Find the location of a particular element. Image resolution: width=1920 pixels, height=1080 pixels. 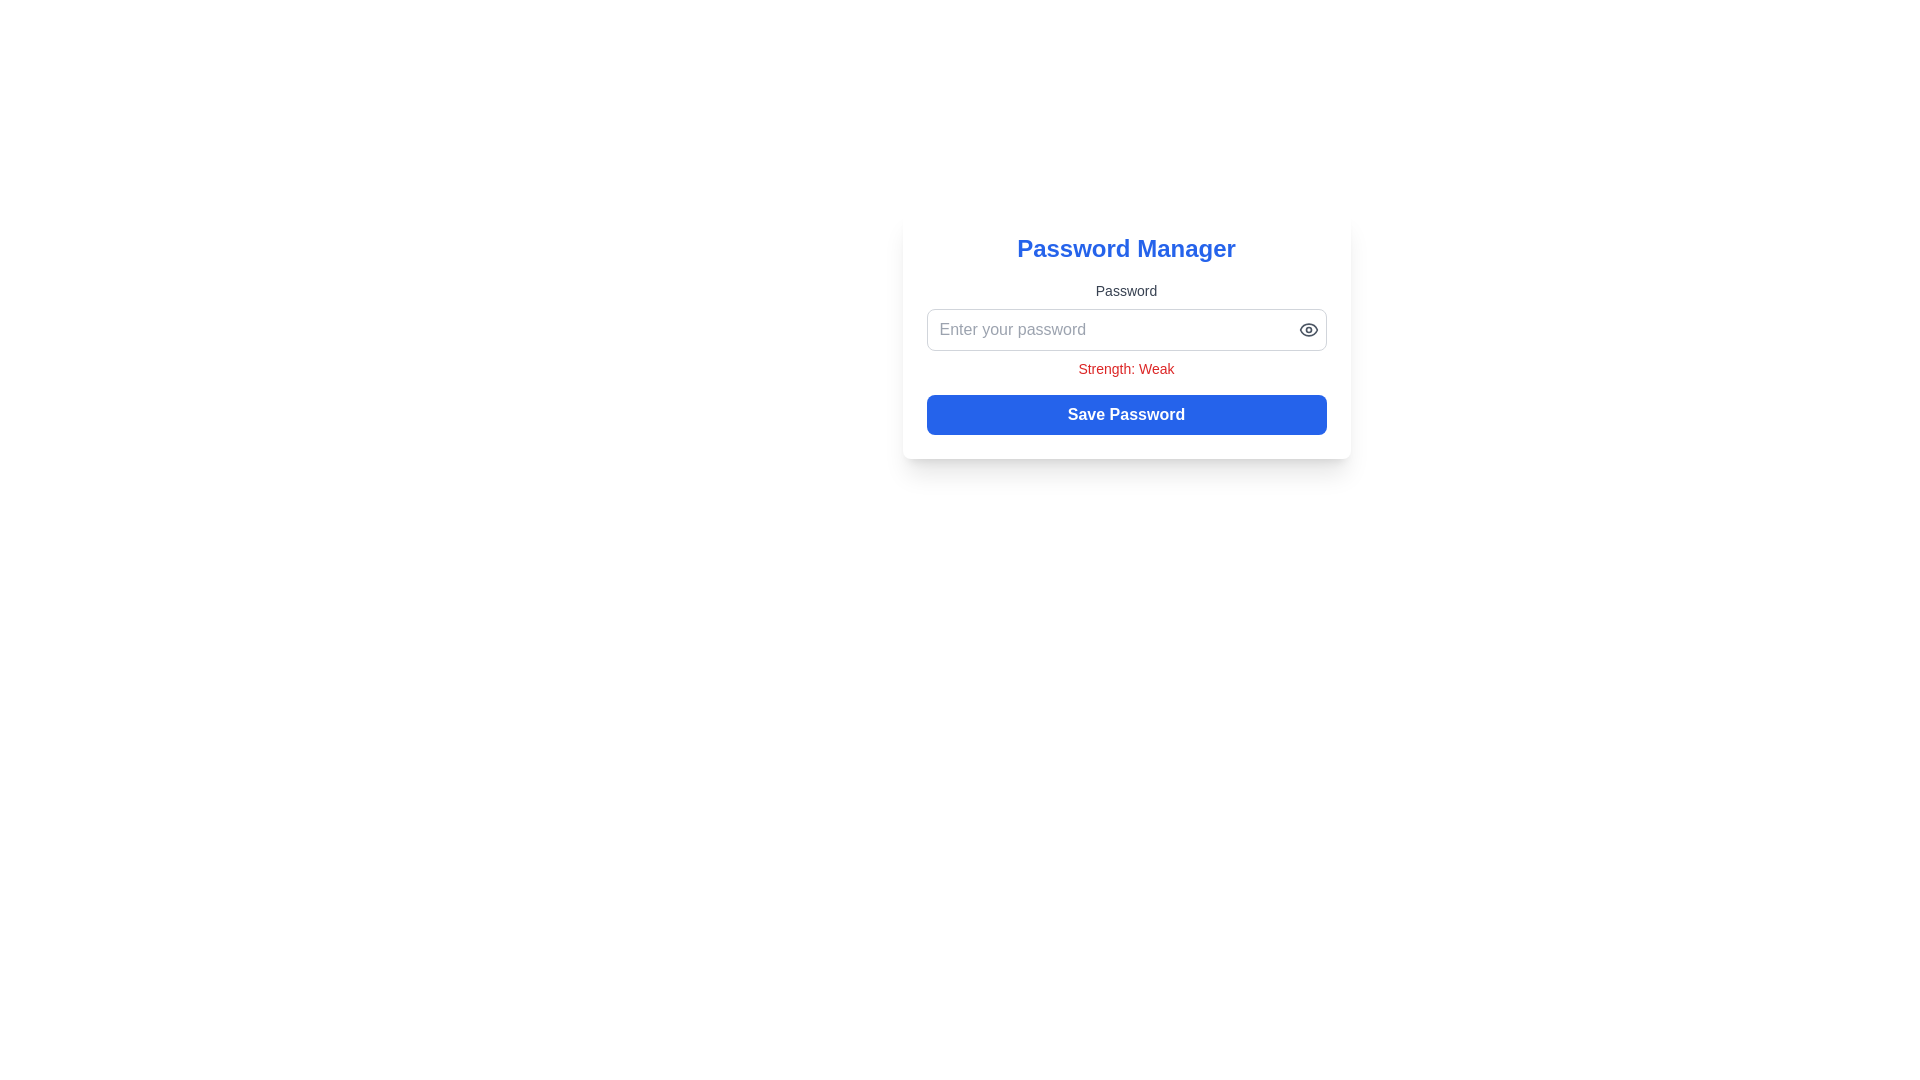

the 'Password' text label, which is styled with a small font size and medium weight, and is positioned above the password input field within the form interface is located at coordinates (1126, 290).